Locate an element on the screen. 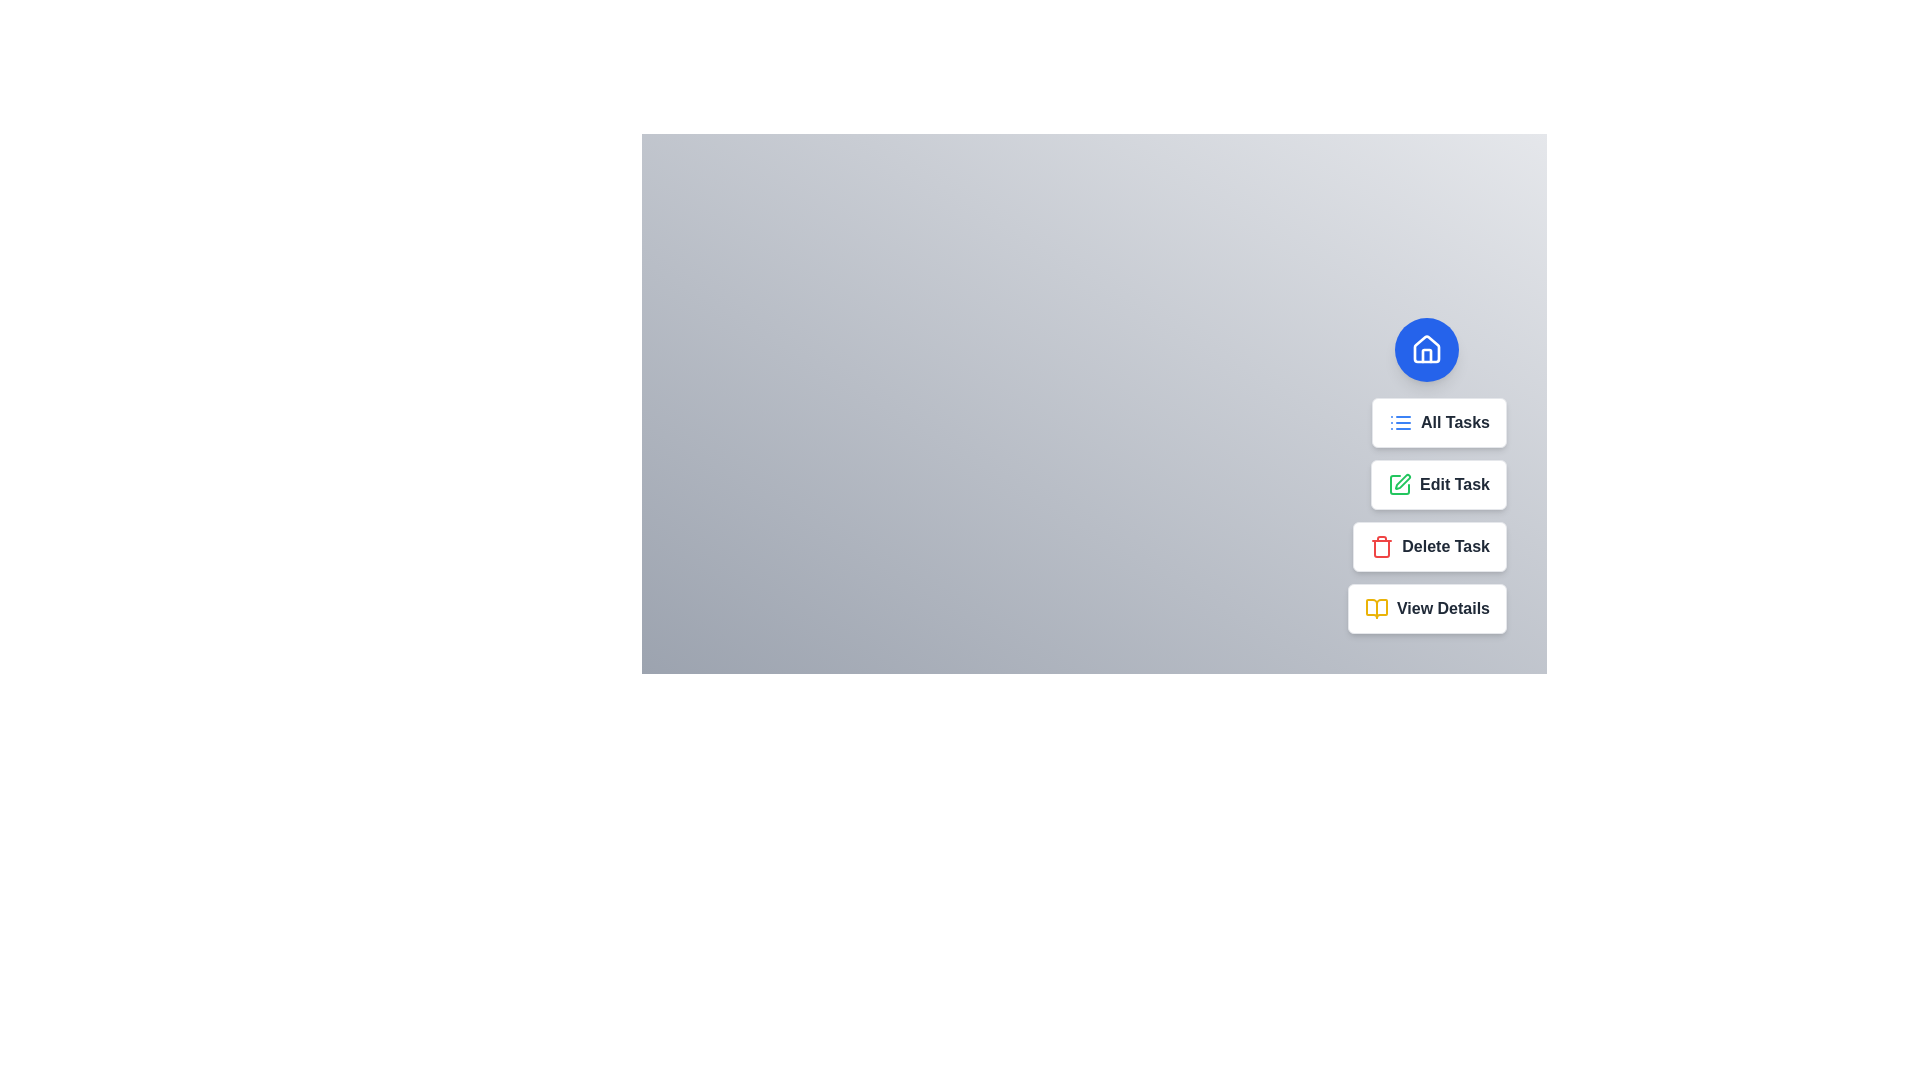 The width and height of the screenshot is (1920, 1080). the task option View Details from the speed dial menu is located at coordinates (1426, 608).